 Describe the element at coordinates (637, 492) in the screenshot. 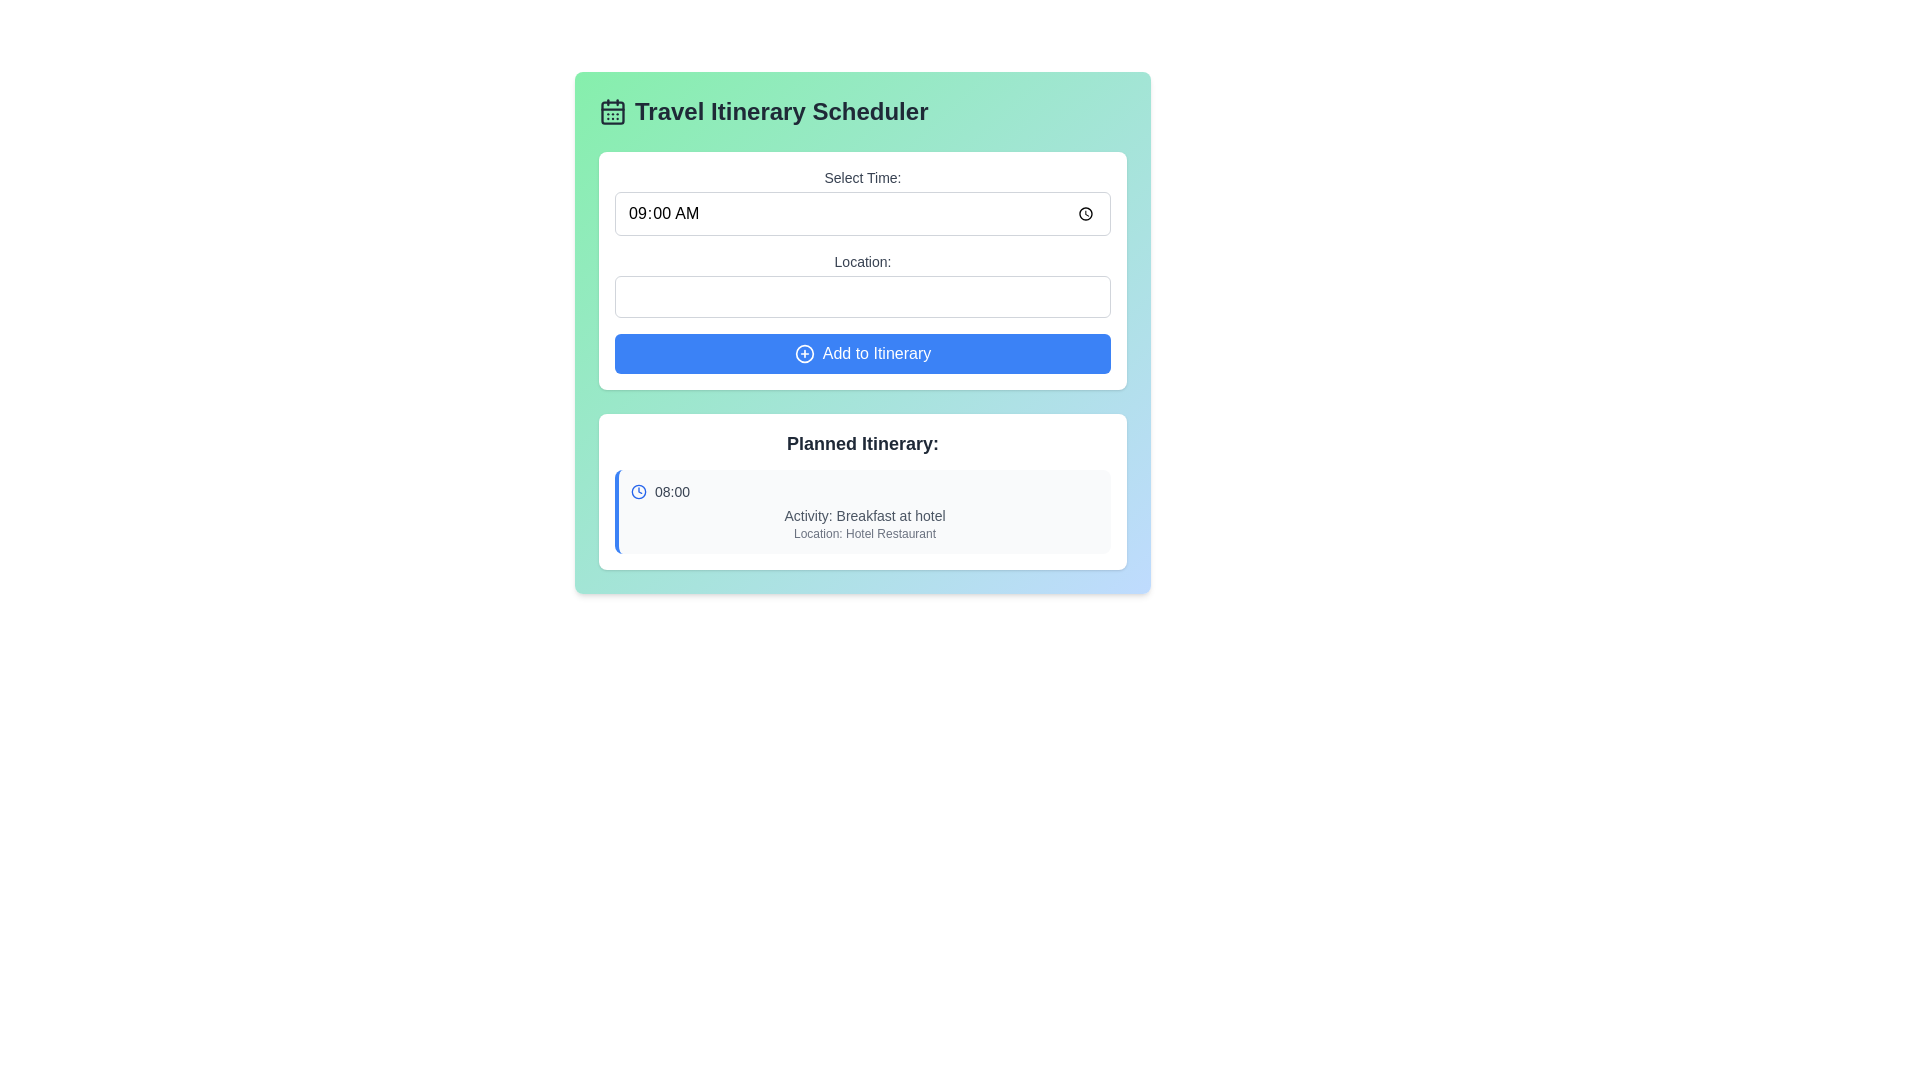

I see `the clock icon that visually represents time, positioned to the left of the text '08:00'` at that location.